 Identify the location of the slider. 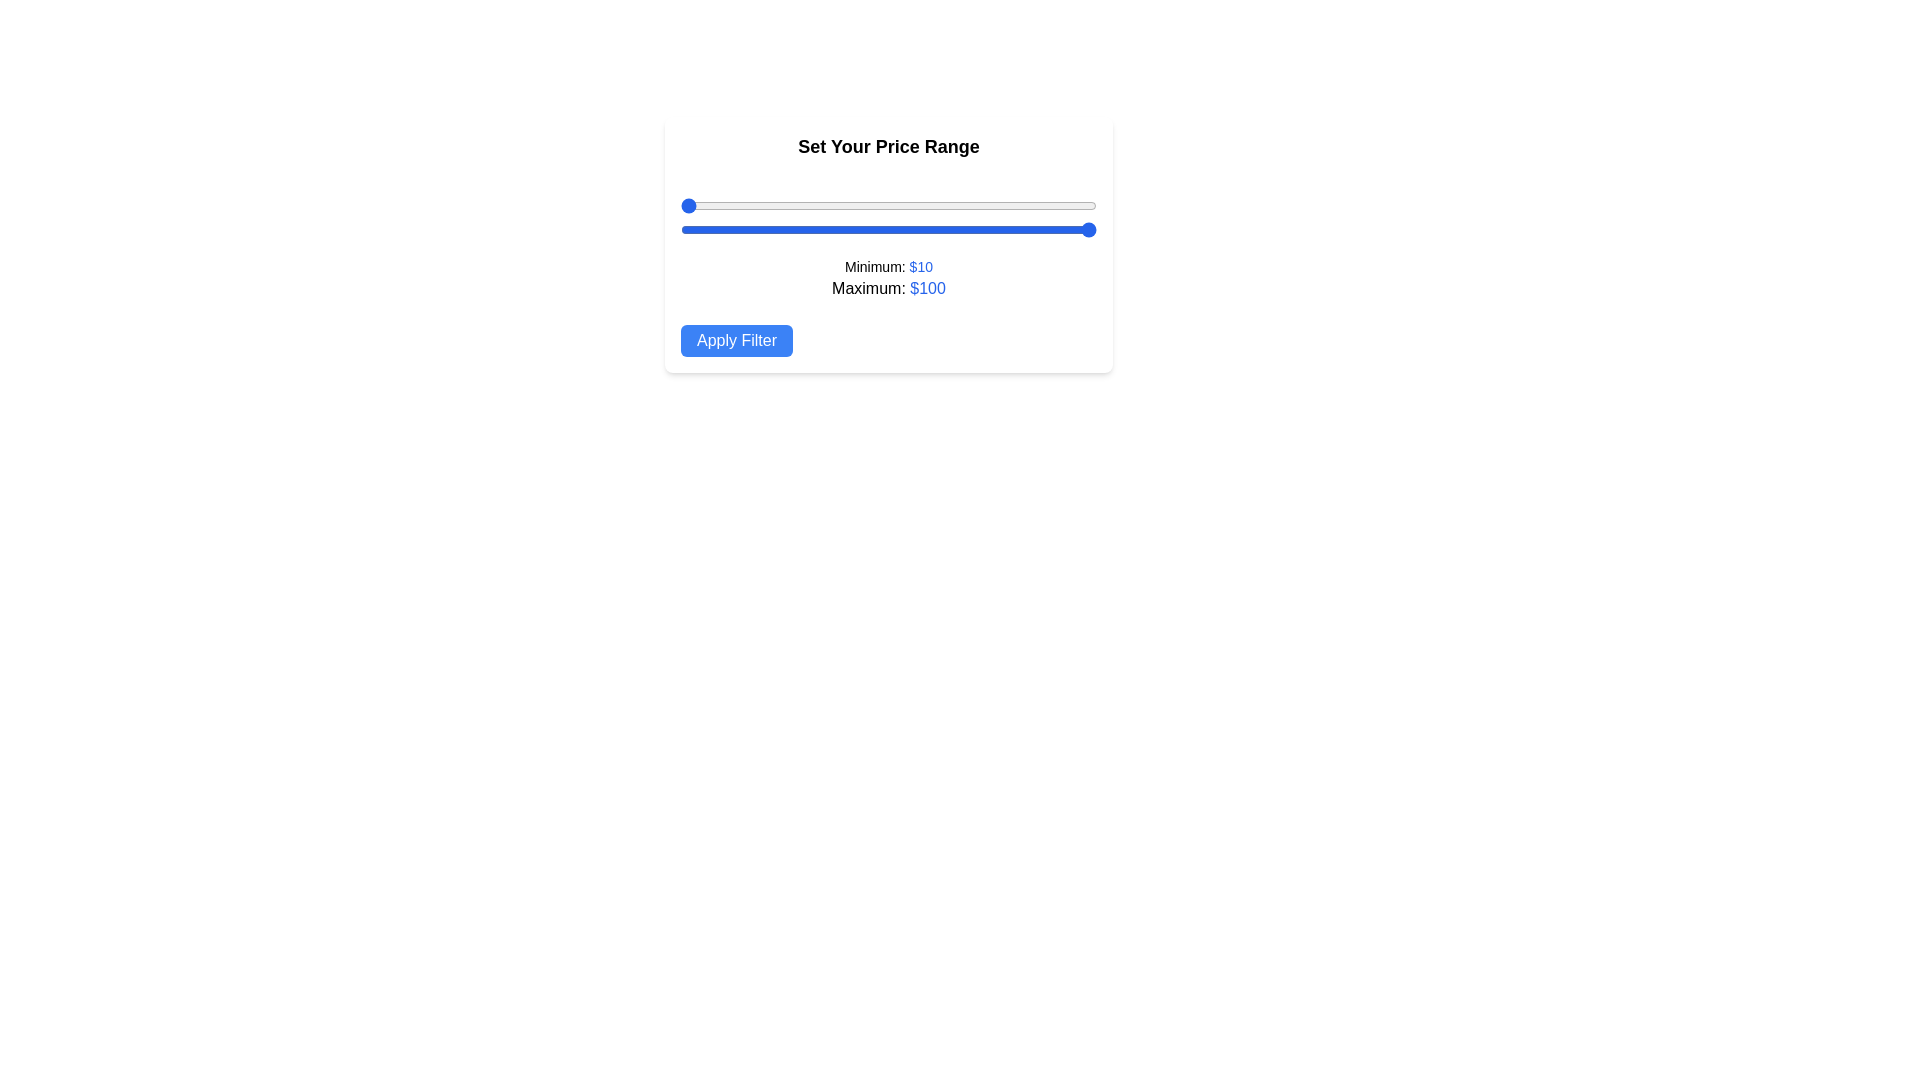
(721, 229).